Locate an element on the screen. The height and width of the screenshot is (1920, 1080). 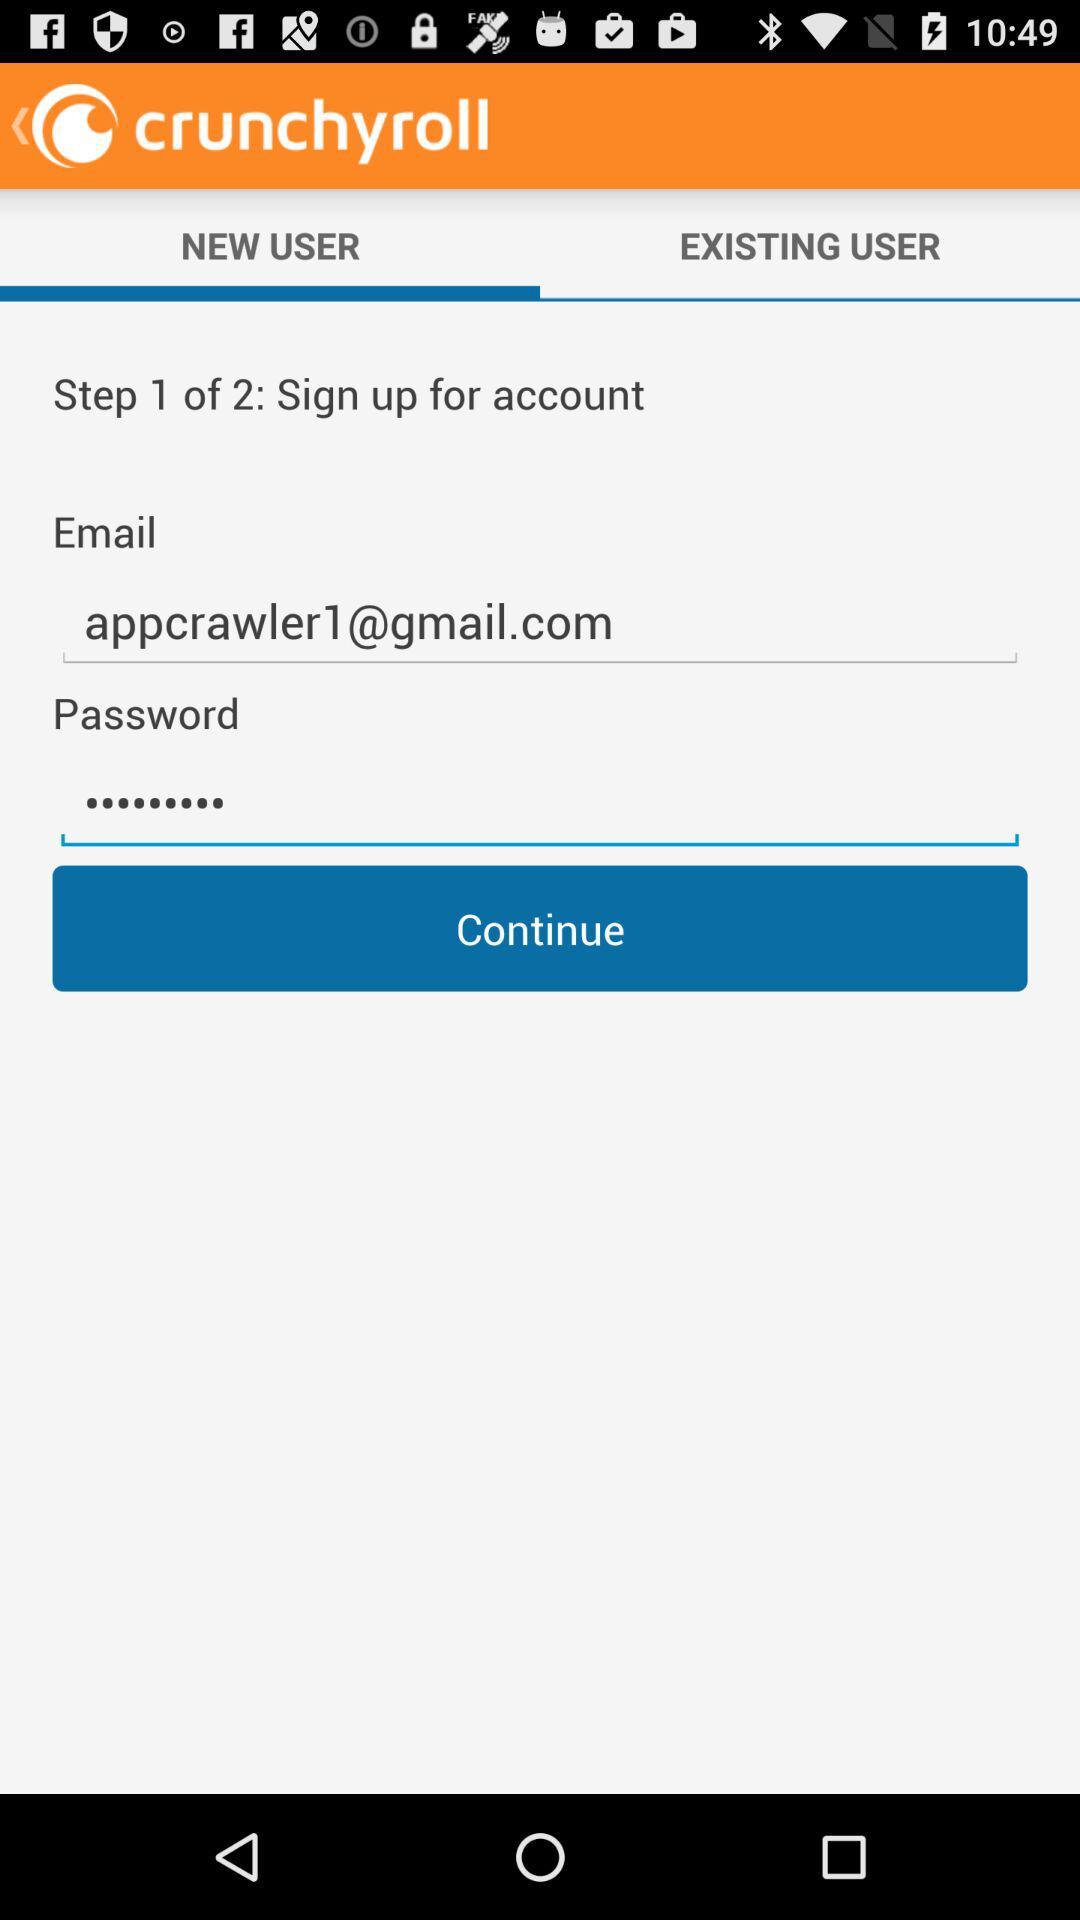
continue is located at coordinates (540, 927).